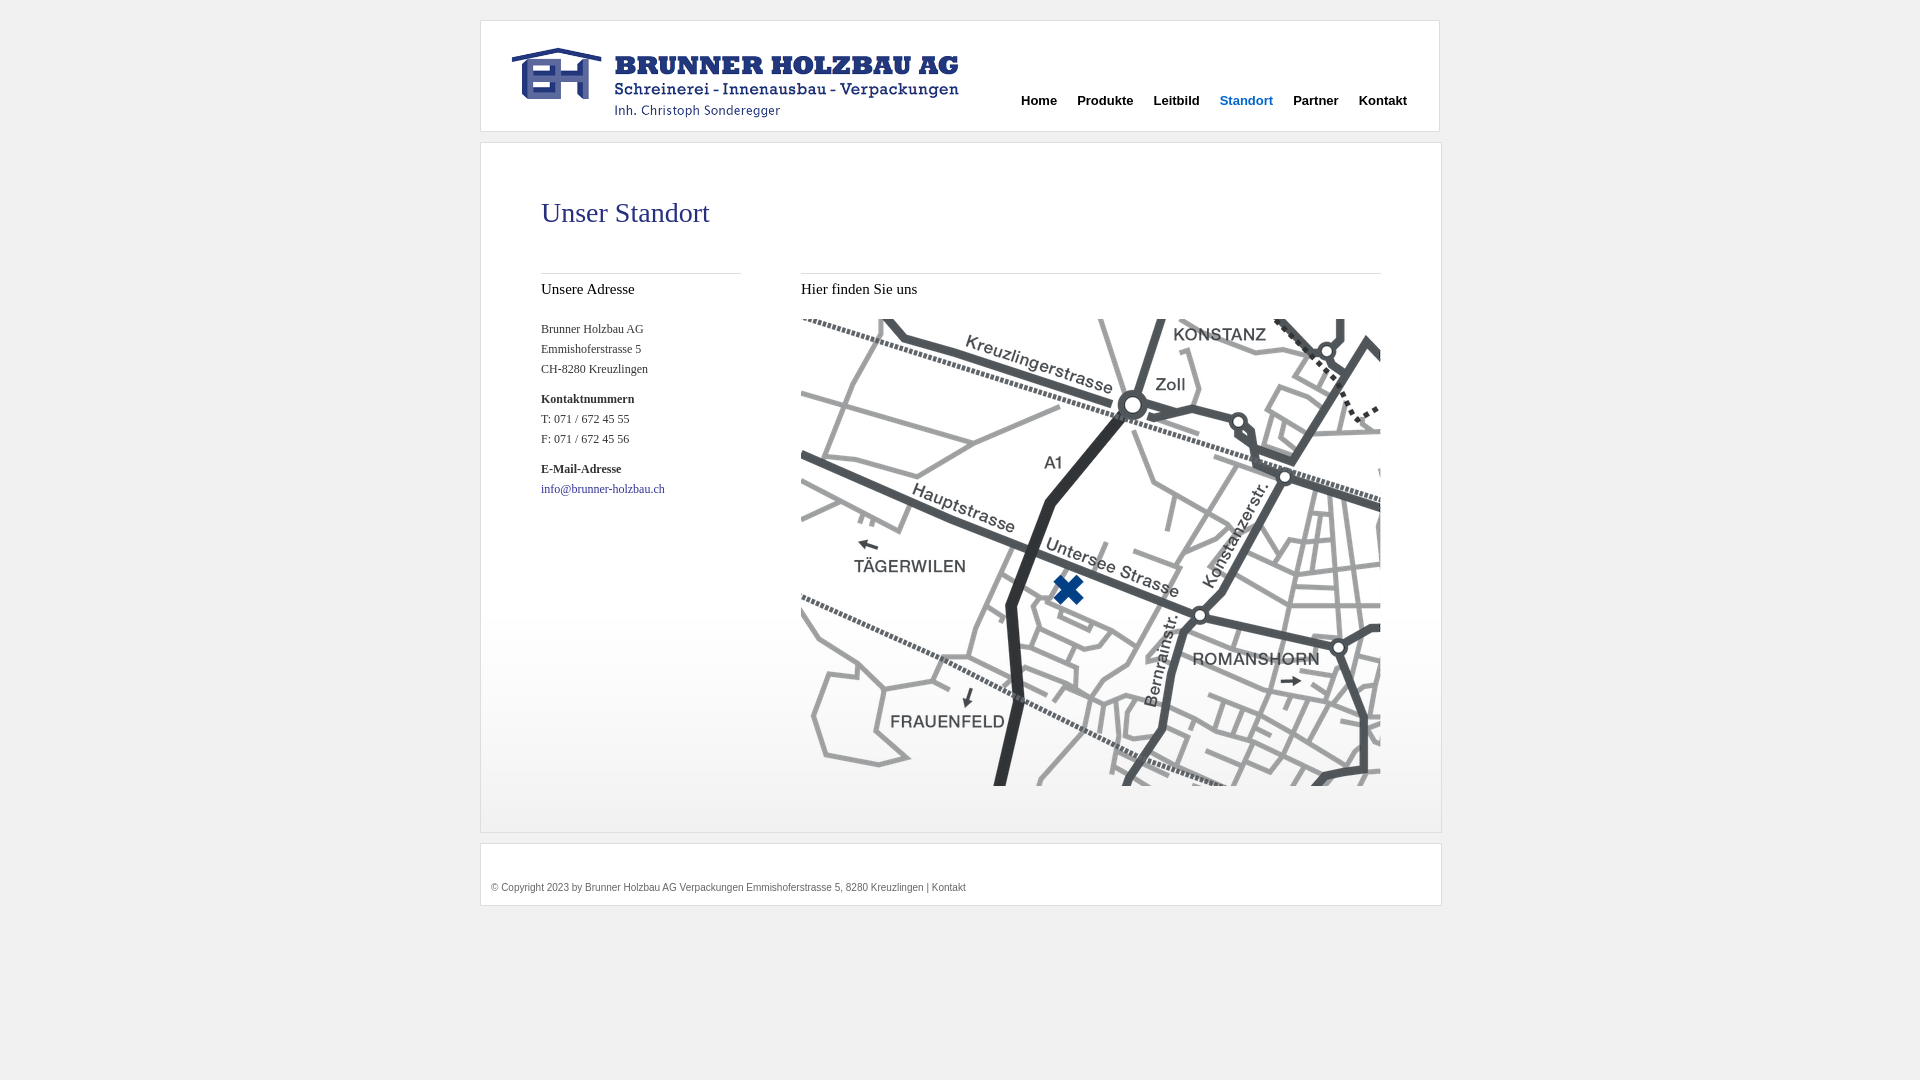 The height and width of the screenshot is (1080, 1920). Describe the element at coordinates (1245, 100) in the screenshot. I see `'Standort'` at that location.